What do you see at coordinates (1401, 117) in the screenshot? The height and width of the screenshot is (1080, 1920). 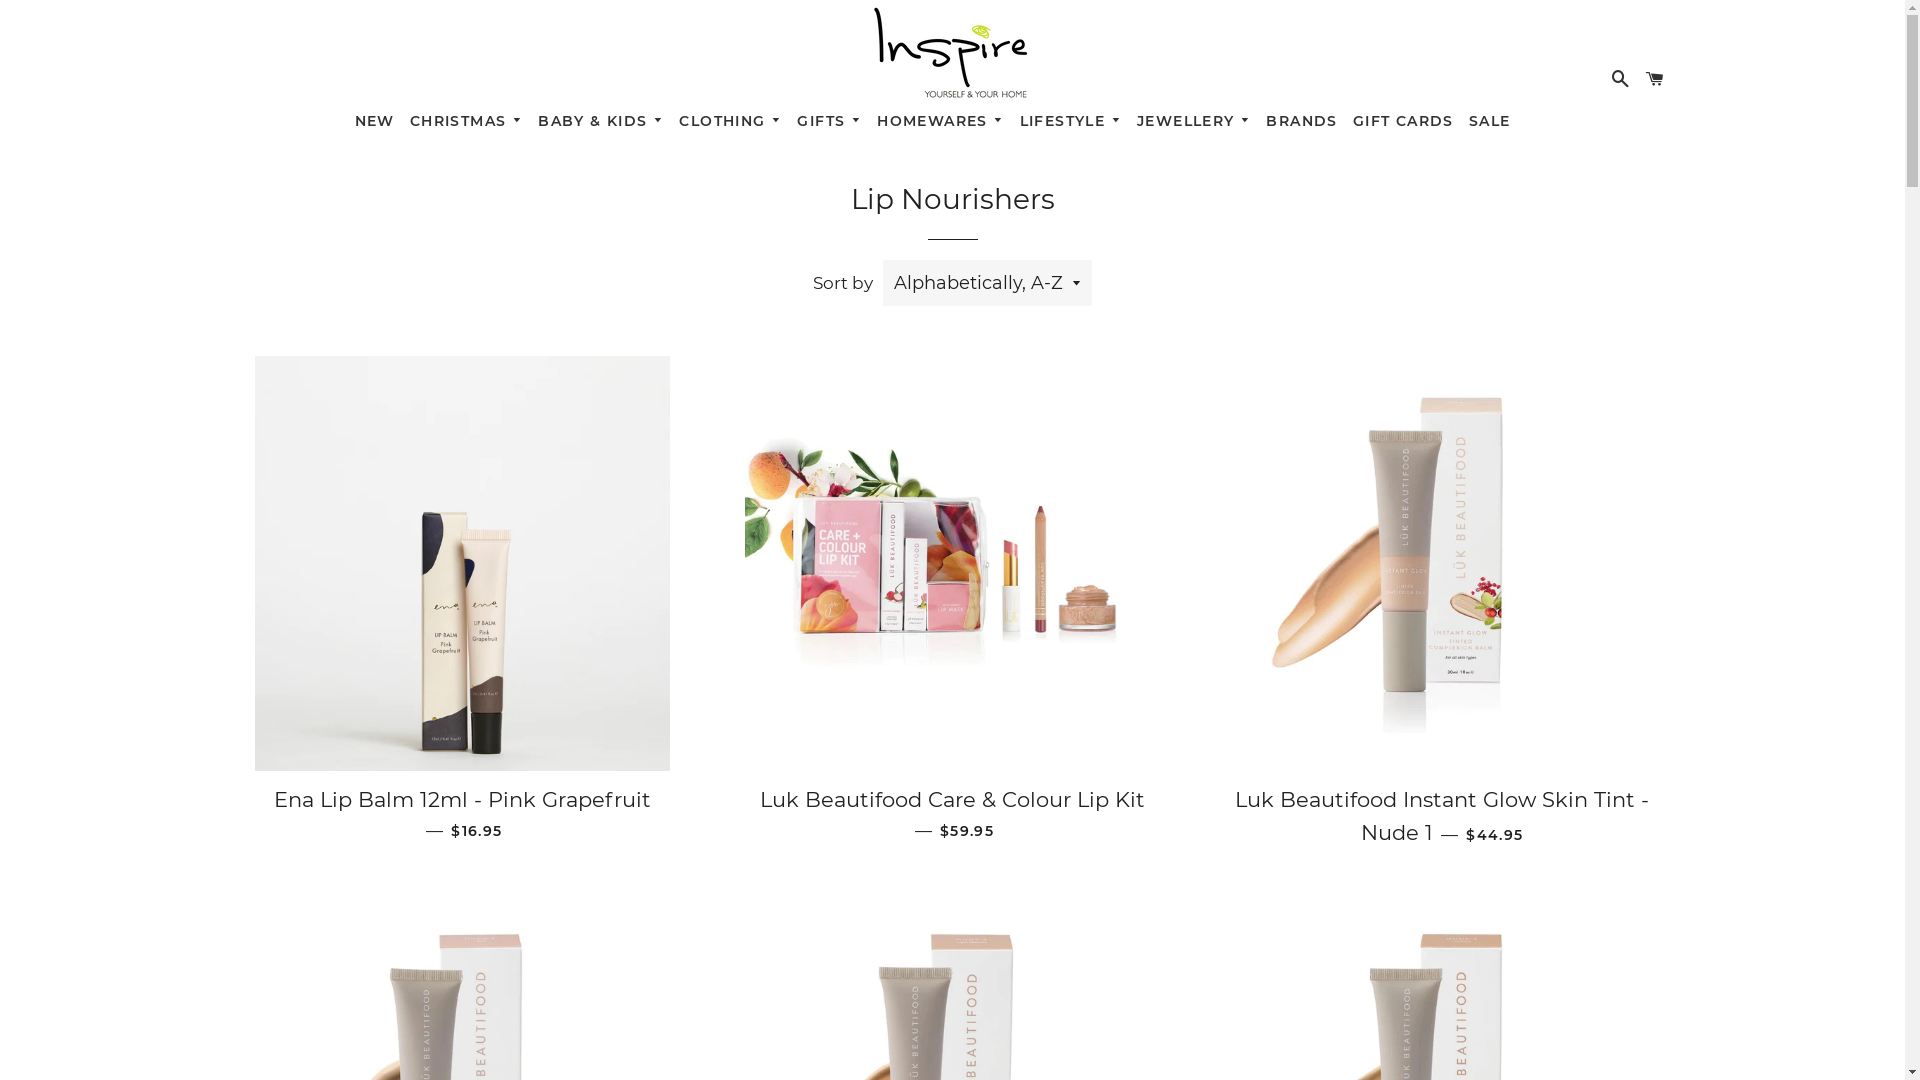 I see `'GIFT CARDS'` at bounding box center [1401, 117].